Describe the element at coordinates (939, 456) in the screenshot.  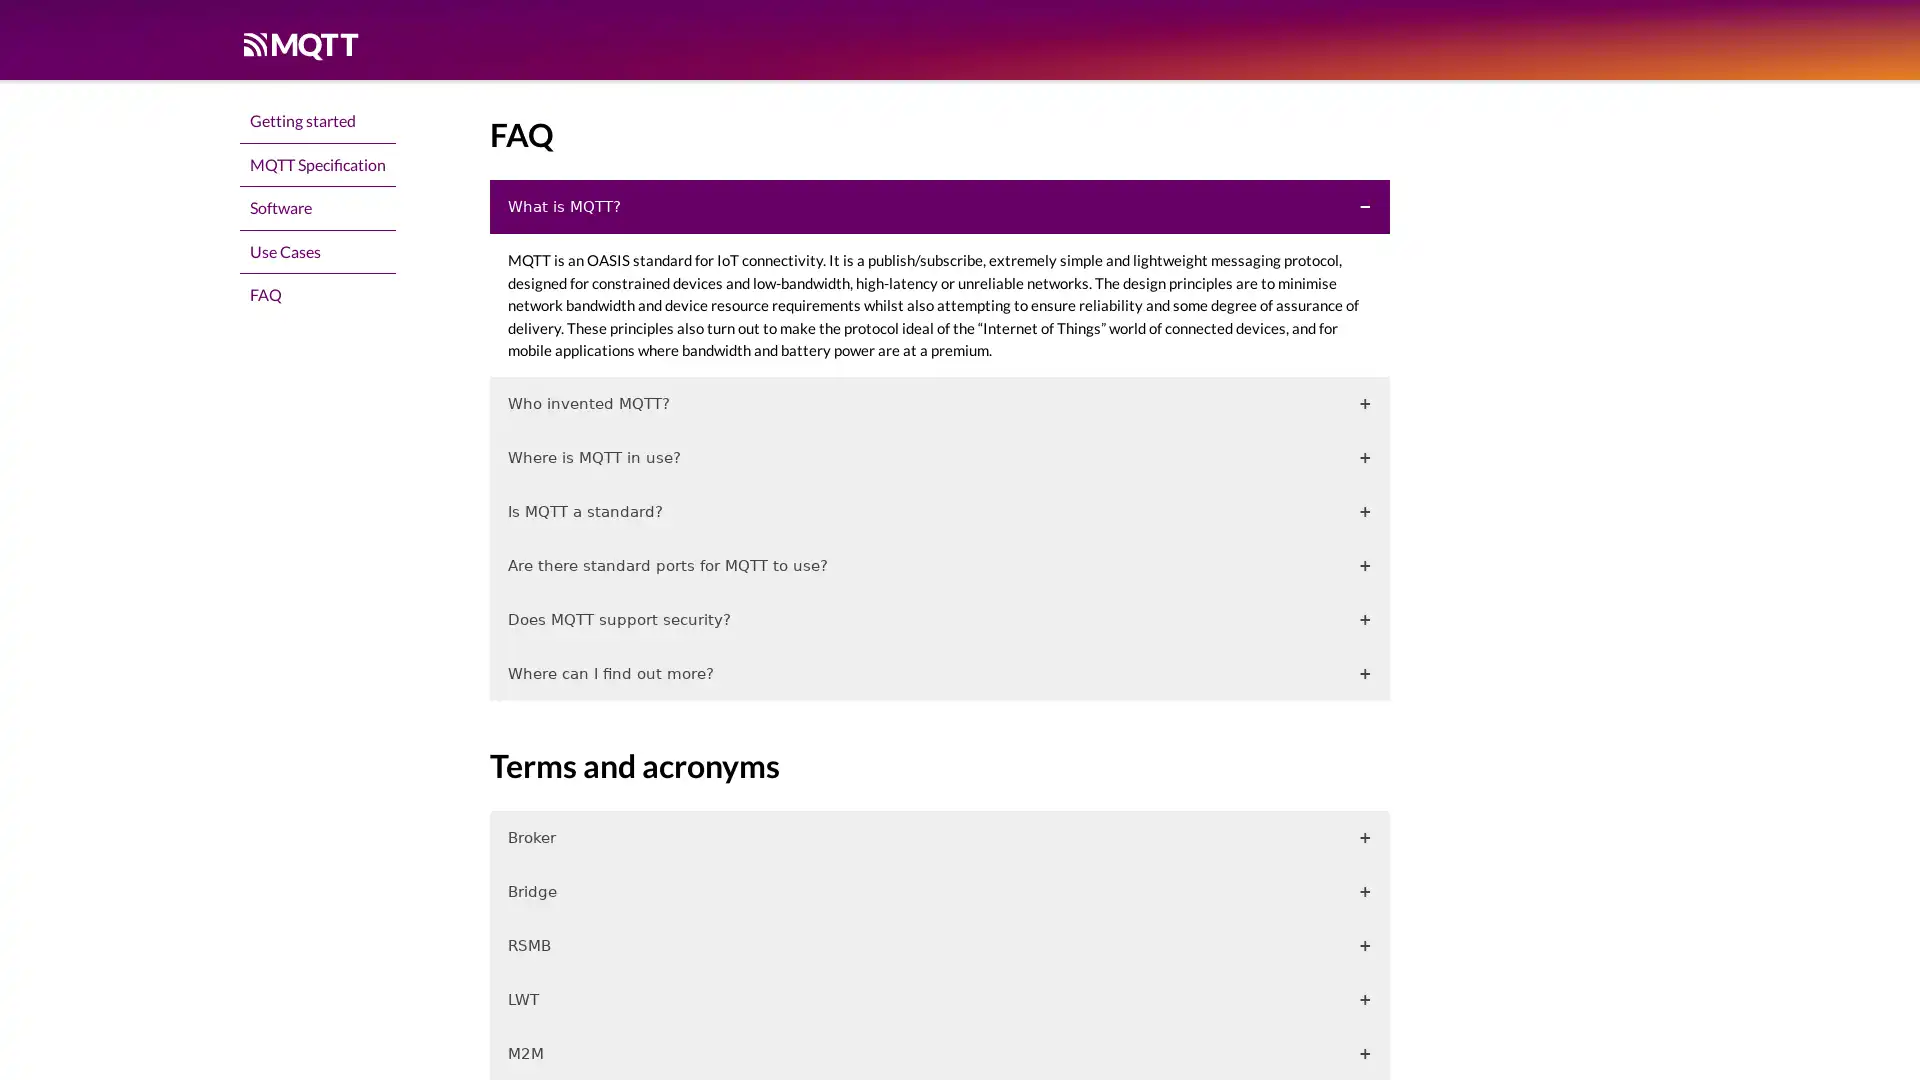
I see `Where is MQTT in use? +` at that location.